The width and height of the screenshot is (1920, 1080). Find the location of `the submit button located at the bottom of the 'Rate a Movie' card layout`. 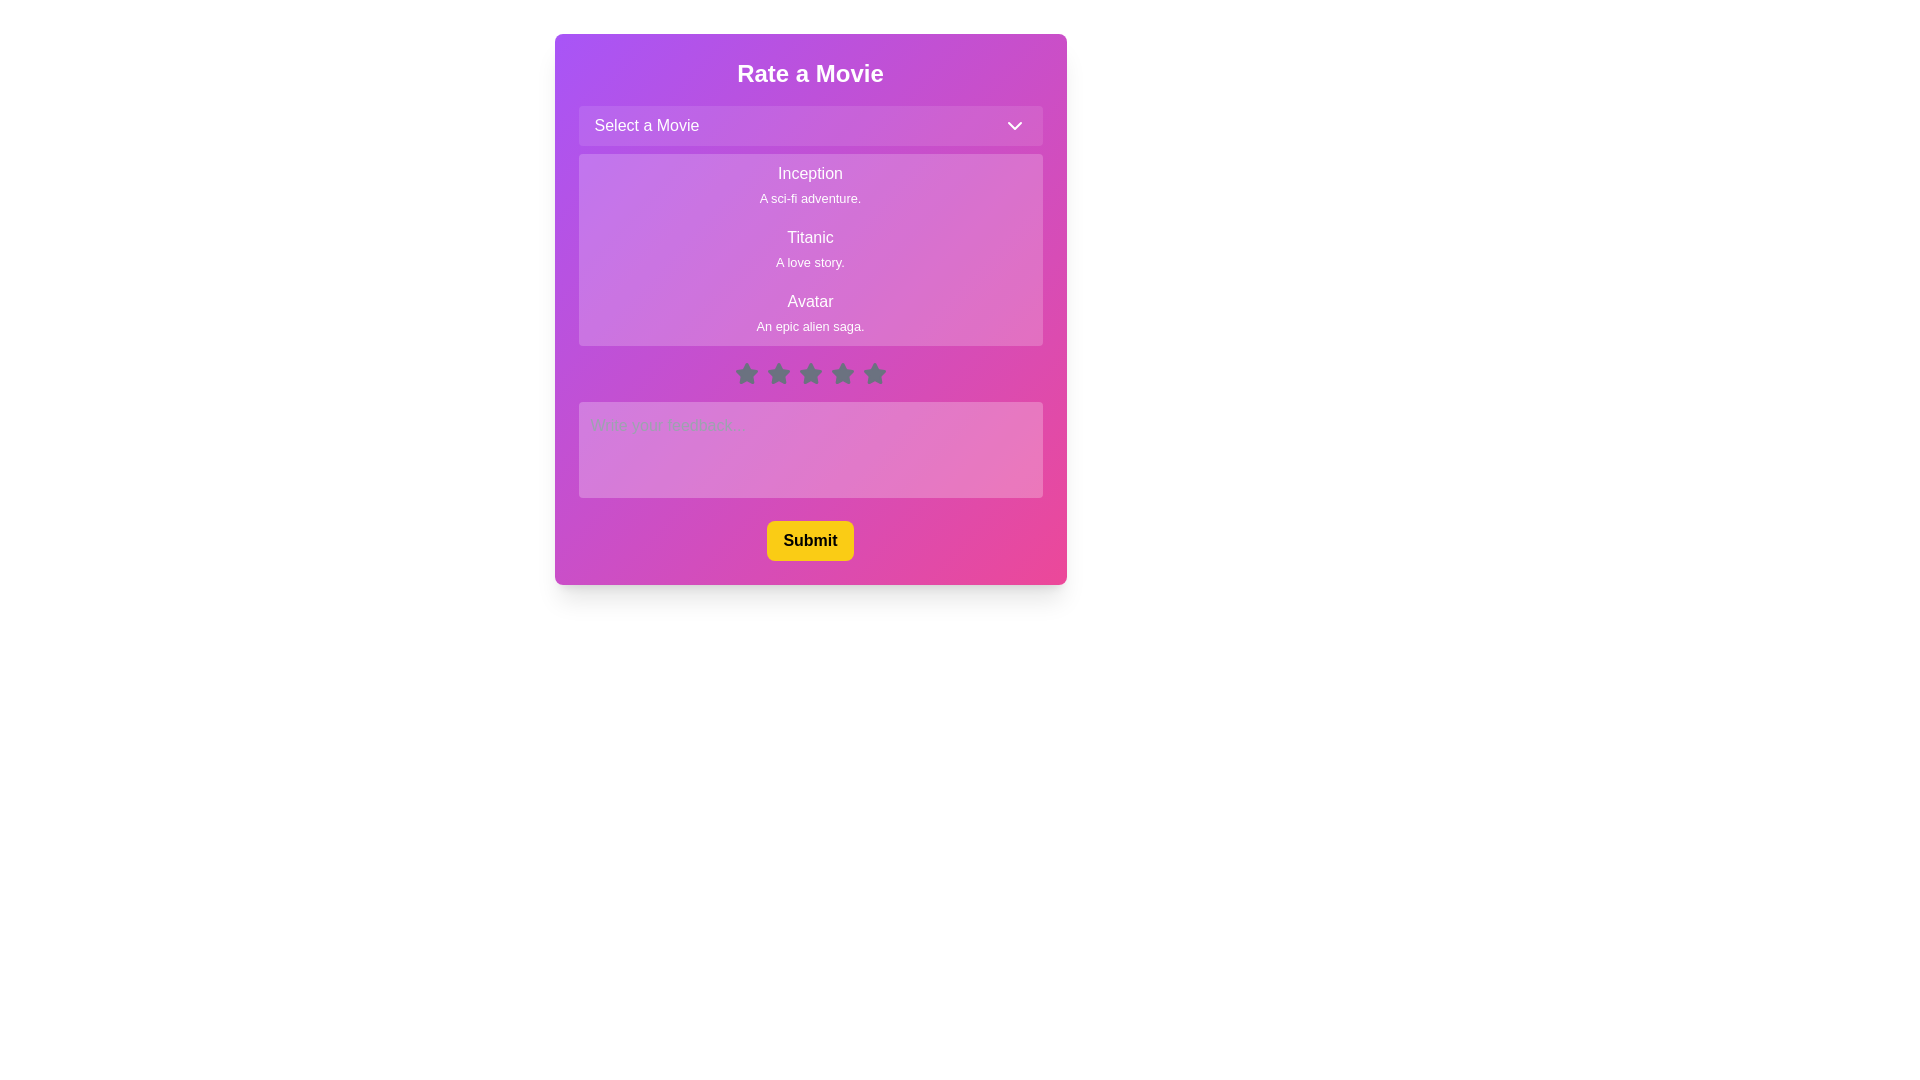

the submit button located at the bottom of the 'Rate a Movie' card layout is located at coordinates (810, 540).